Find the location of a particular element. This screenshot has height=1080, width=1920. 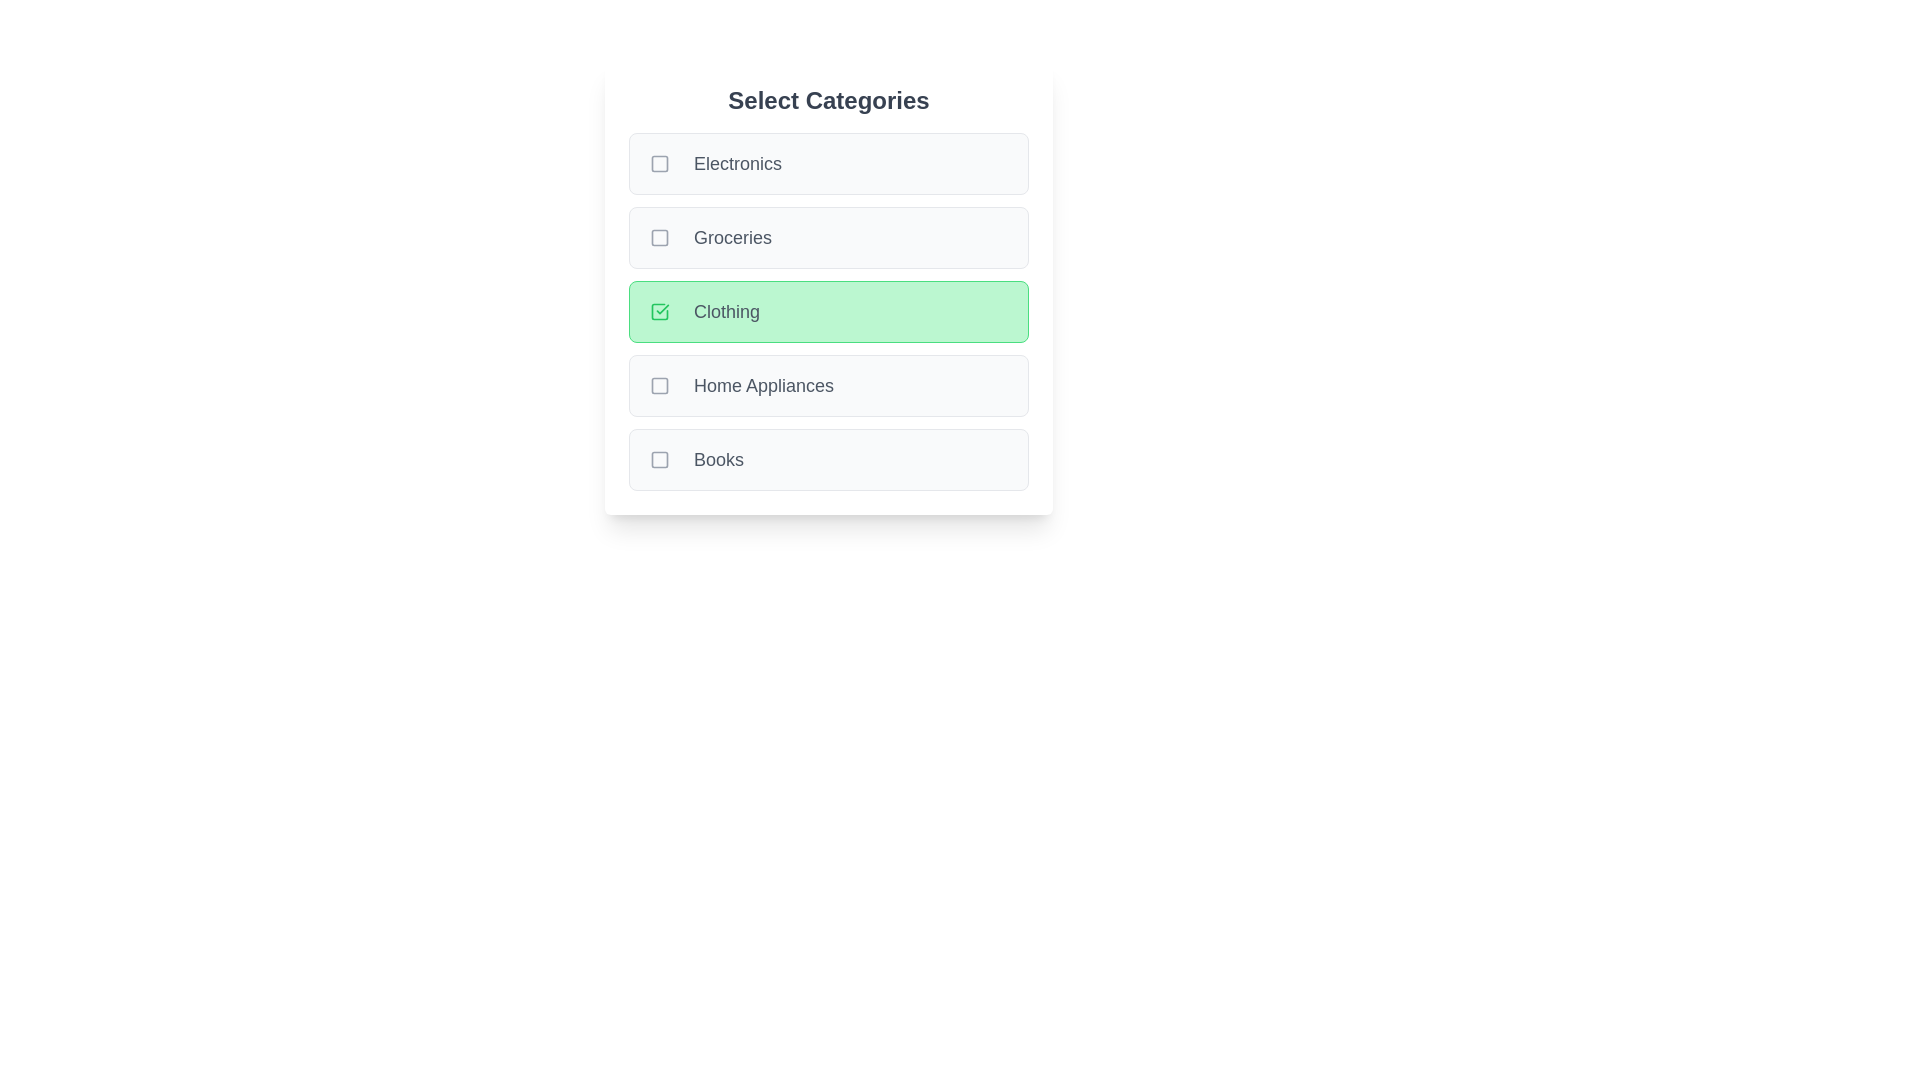

the checkbox for Books is located at coordinates (660, 459).